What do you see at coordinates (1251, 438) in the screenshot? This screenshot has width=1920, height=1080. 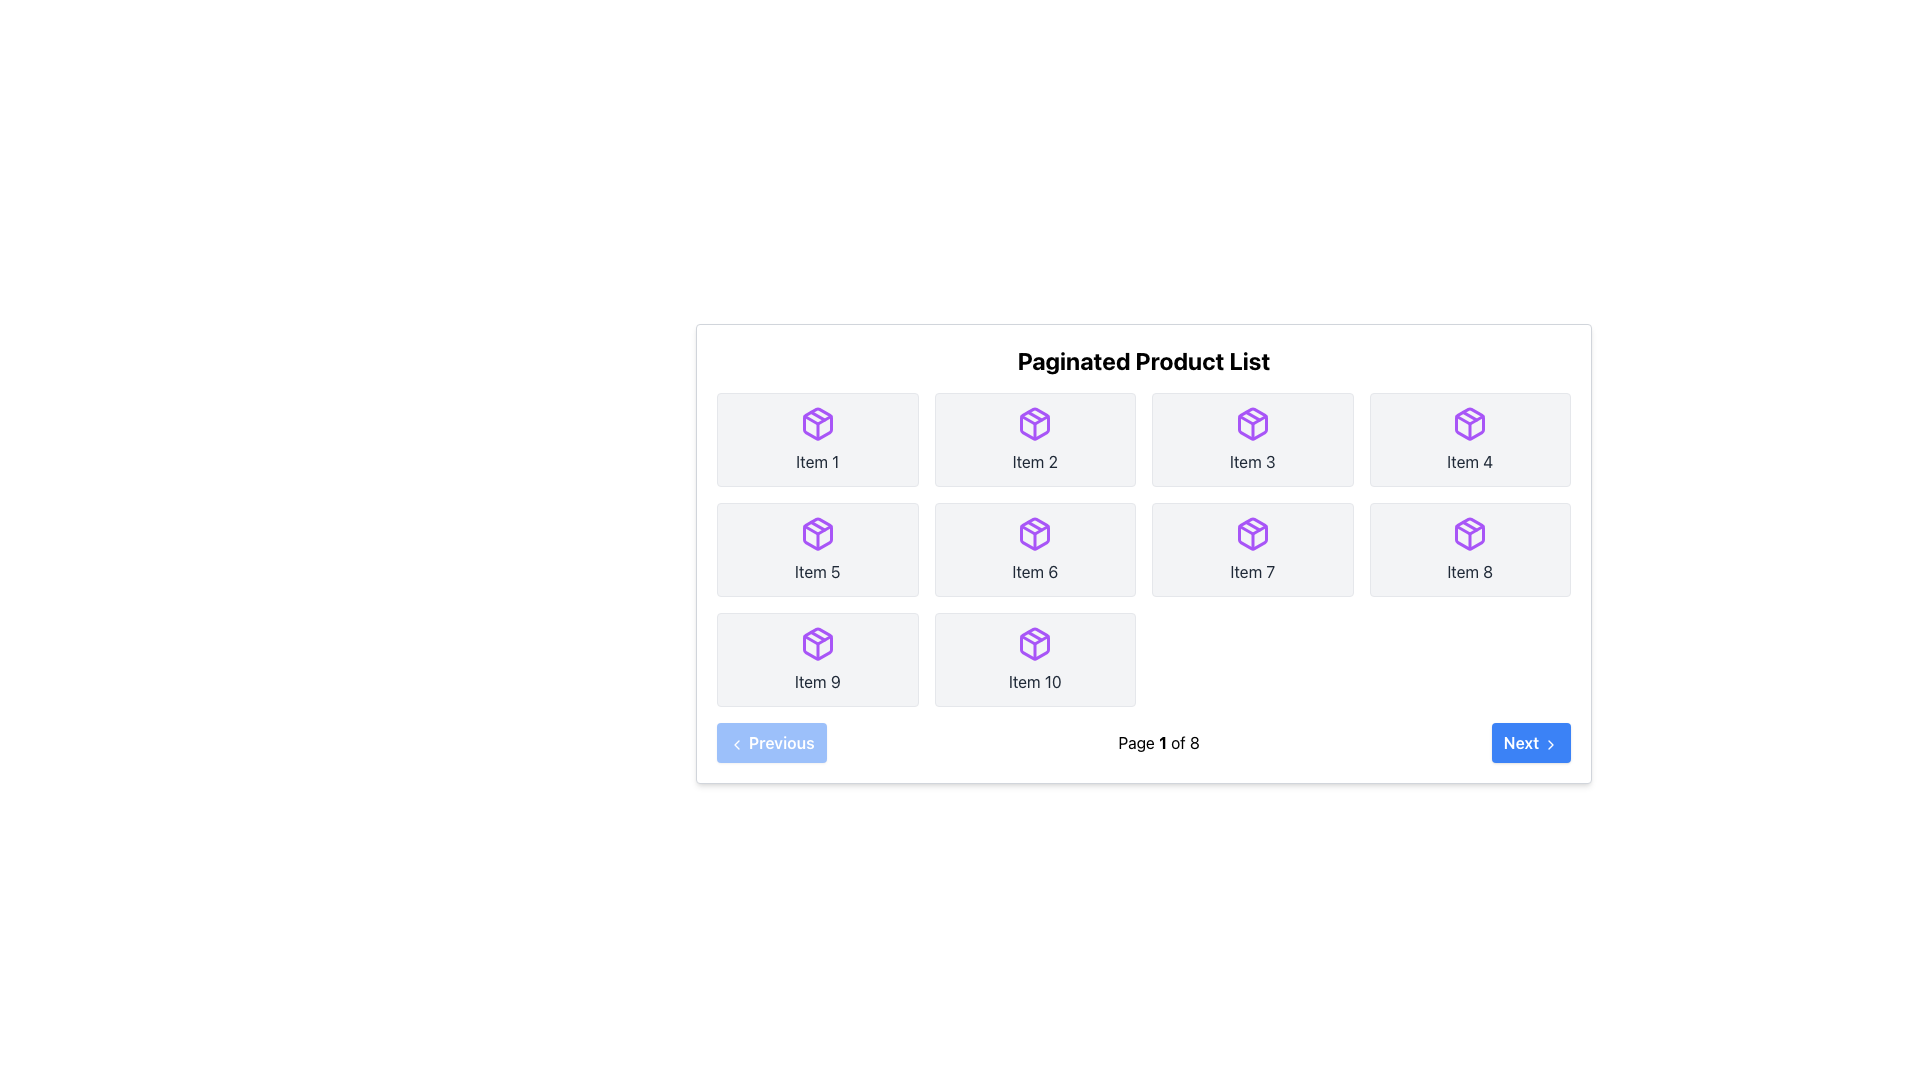 I see `label of the 'Item 3' card in the paginated product list, located in the third column of the first row` at bounding box center [1251, 438].